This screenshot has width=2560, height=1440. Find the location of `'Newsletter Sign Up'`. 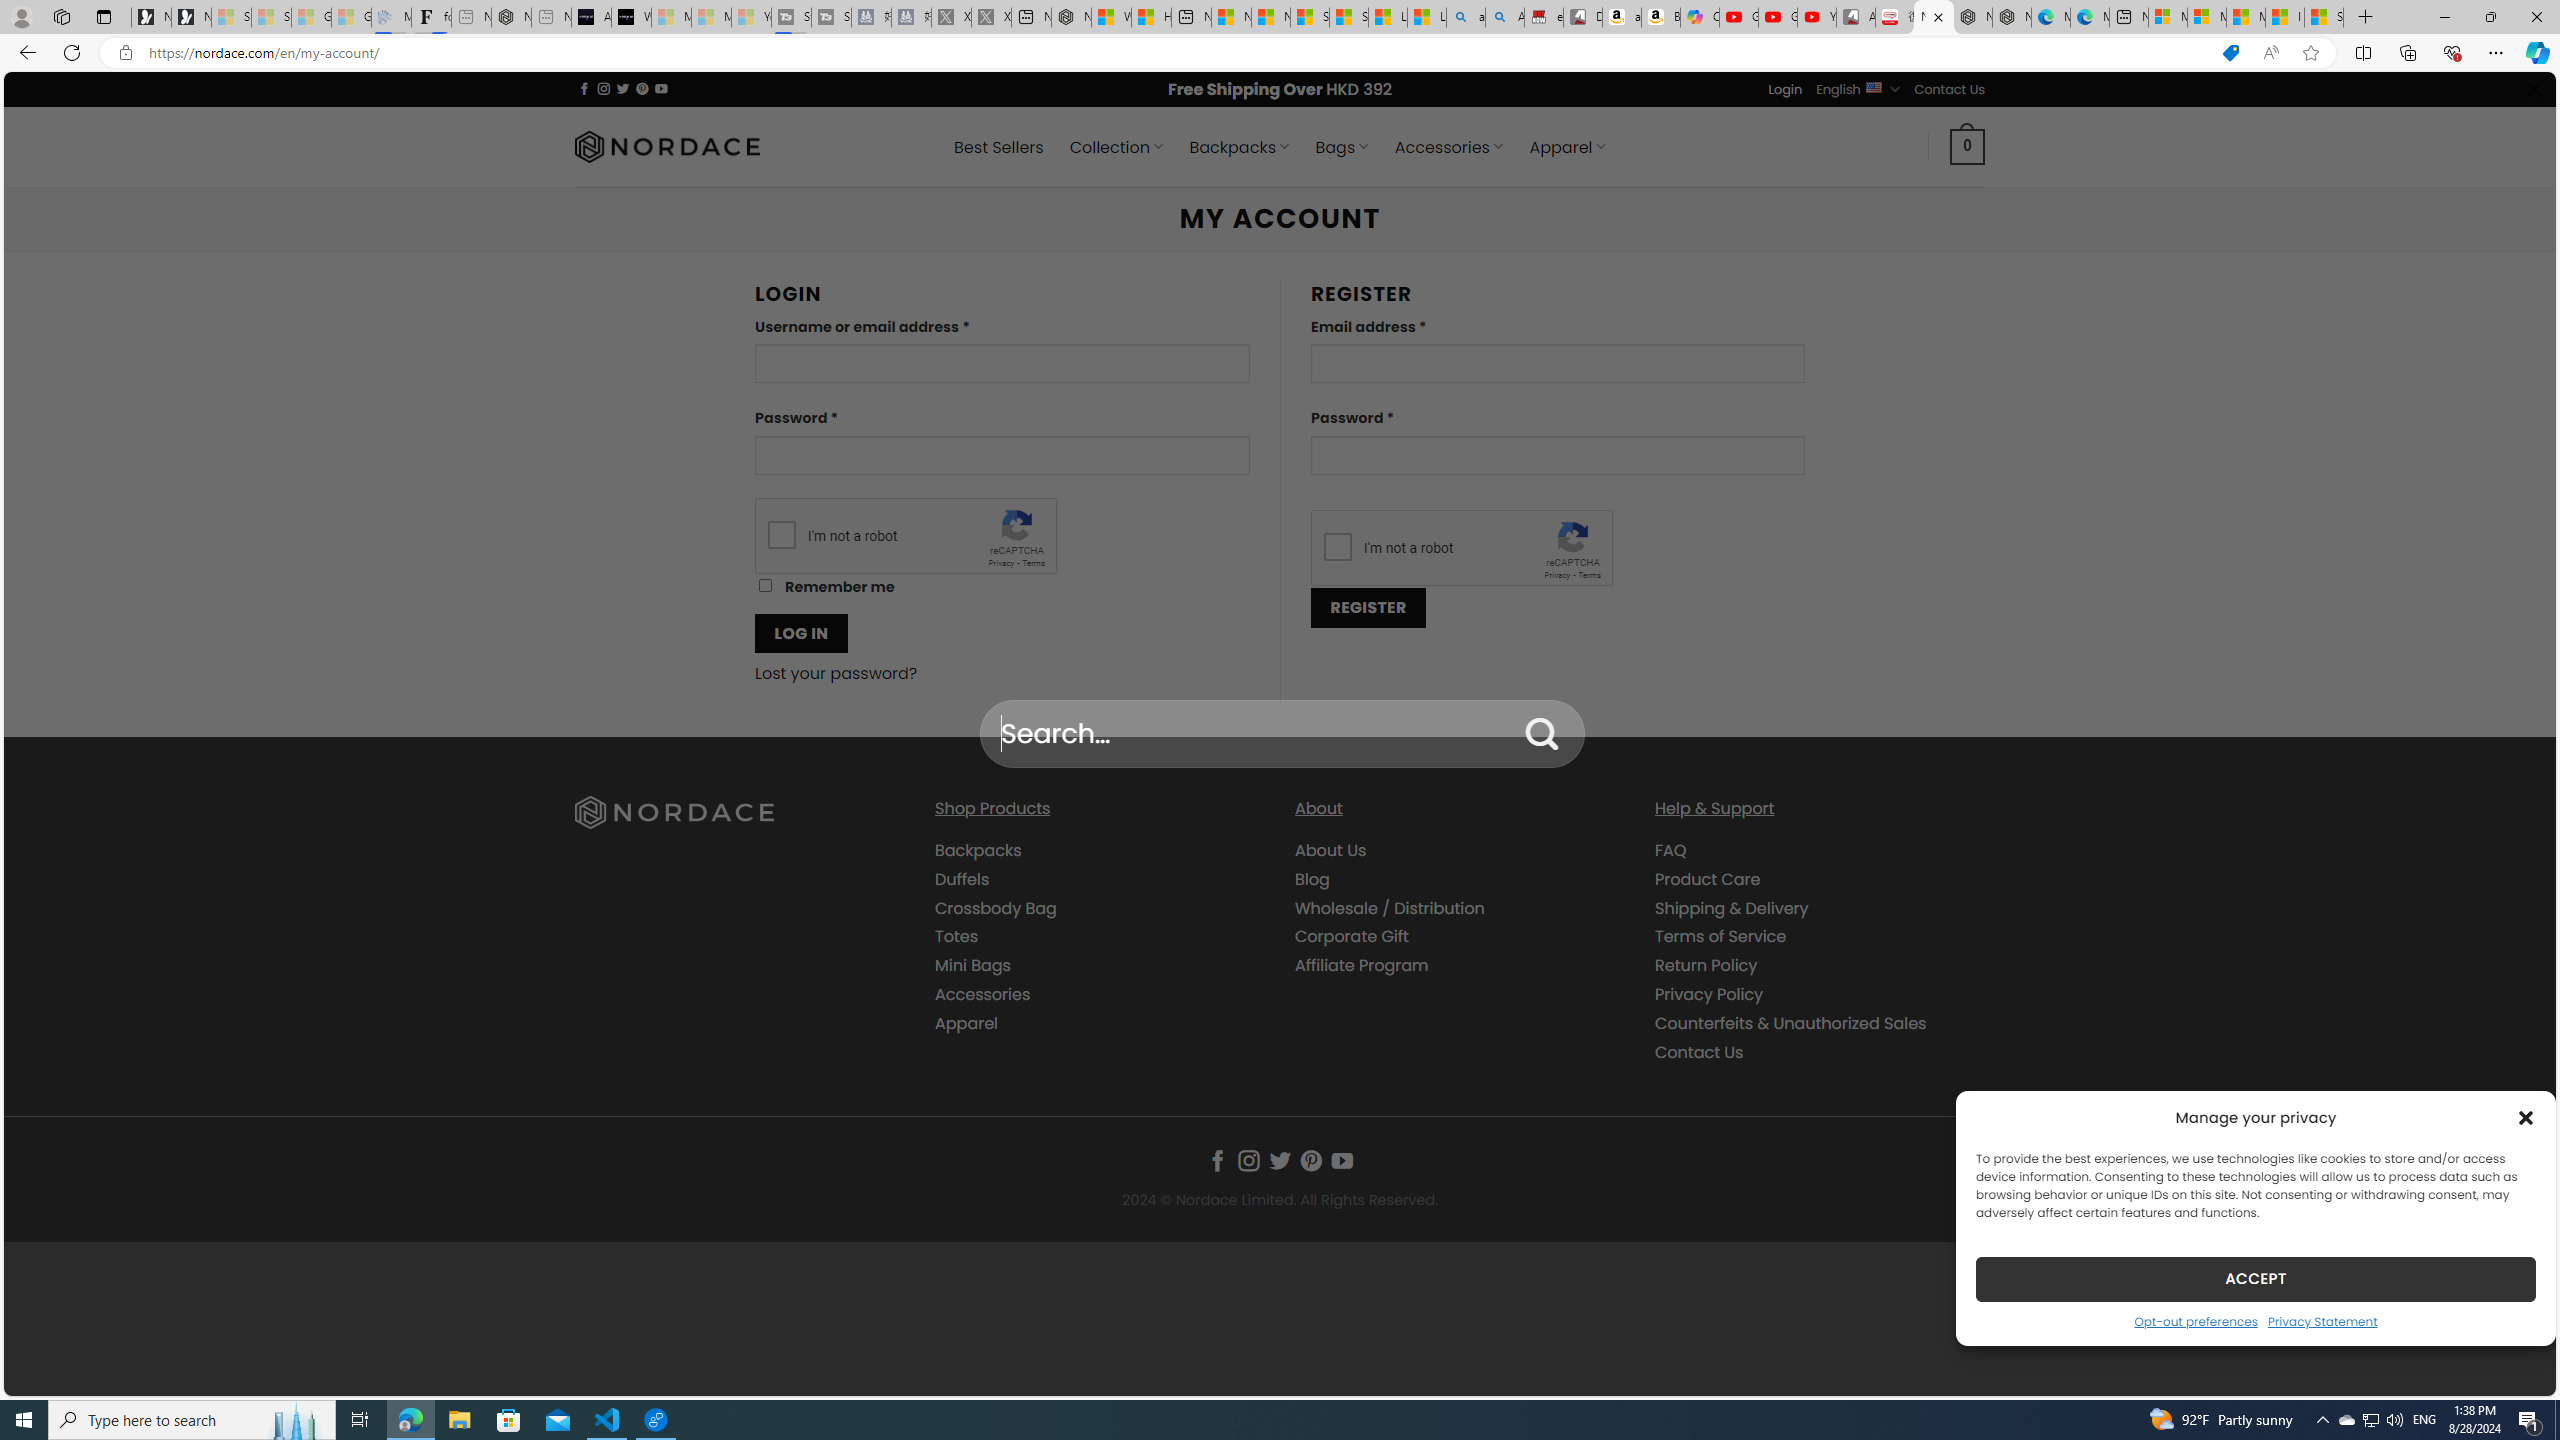

'Newsletter Sign Up' is located at coordinates (191, 16).